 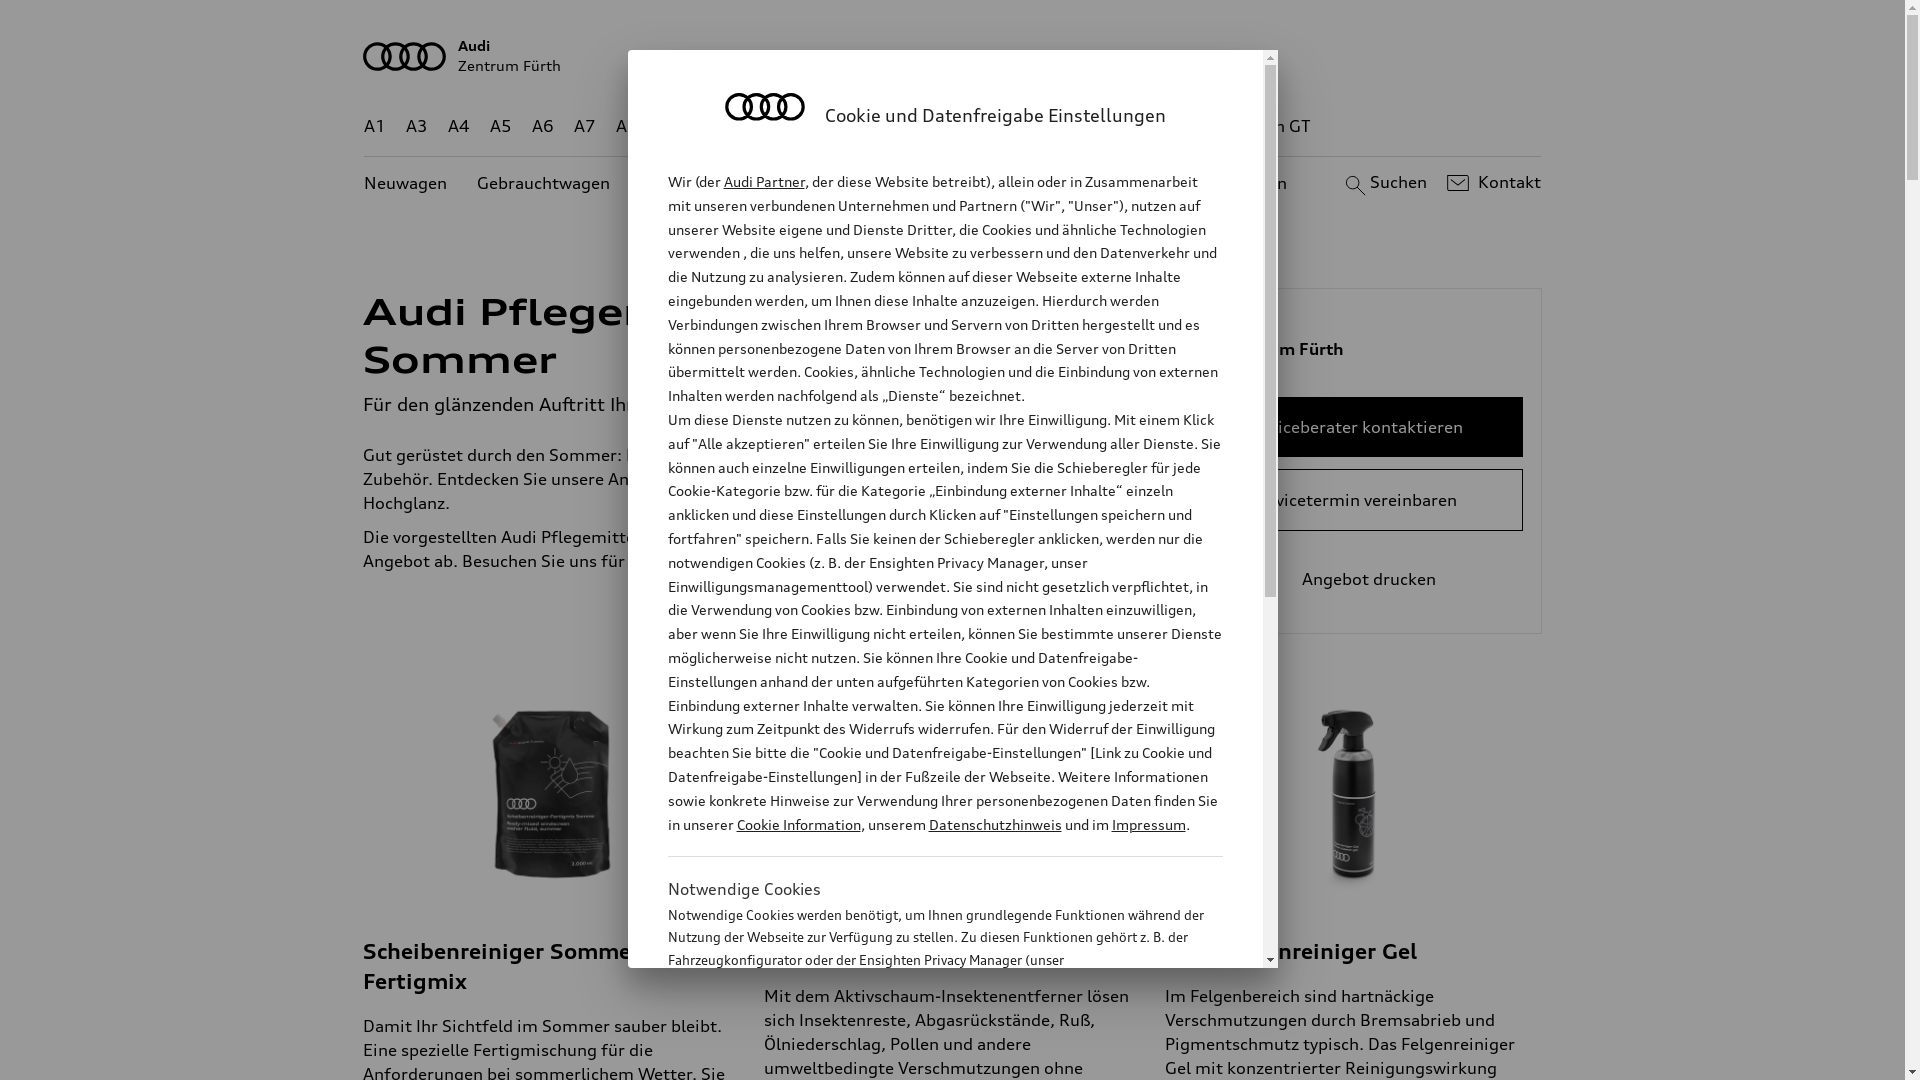 I want to click on 'A4', so click(x=458, y=126).